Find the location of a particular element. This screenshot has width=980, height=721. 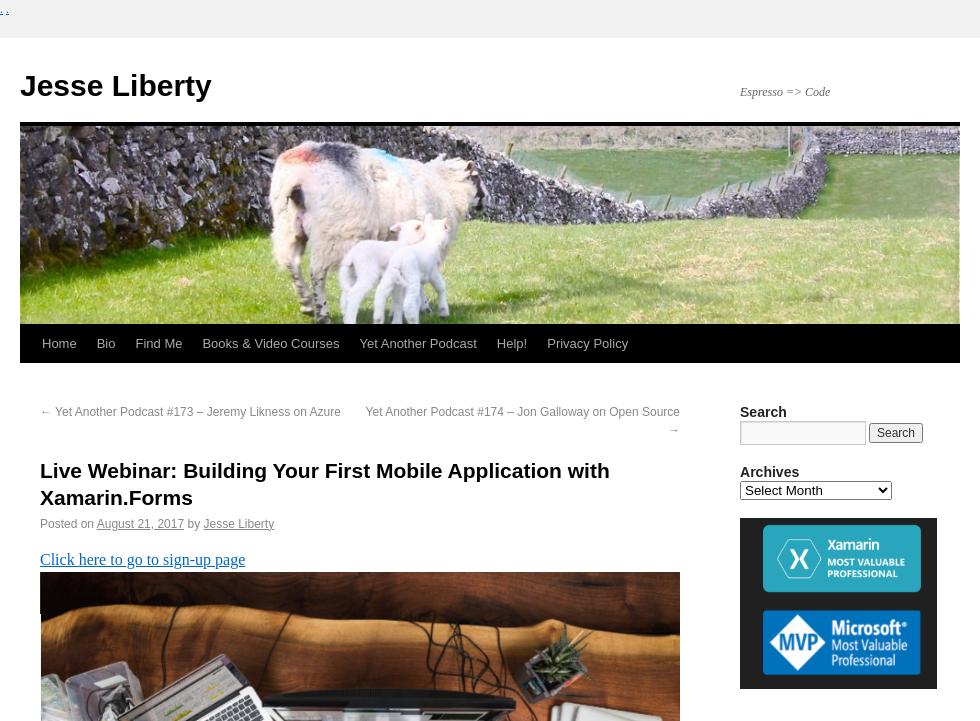

'August 21, 2017' is located at coordinates (140, 523).